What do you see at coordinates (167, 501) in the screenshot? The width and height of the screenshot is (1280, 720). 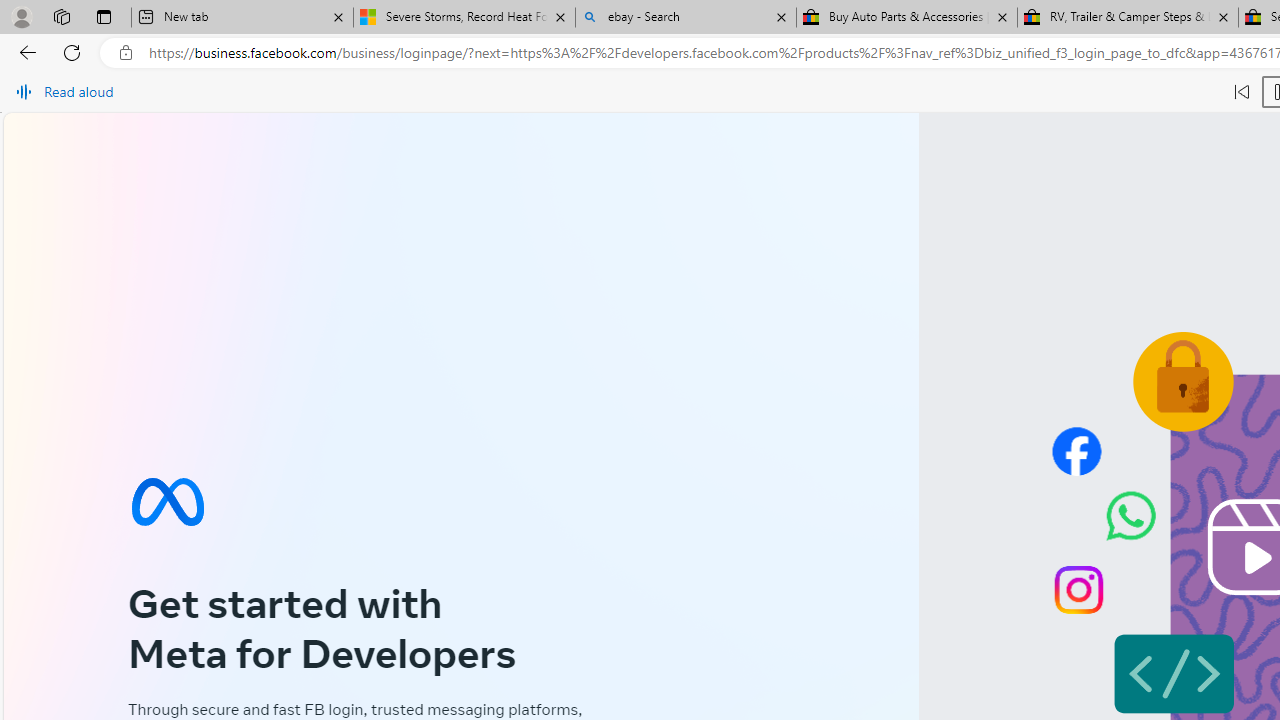 I see `'Meta symbol'` at bounding box center [167, 501].